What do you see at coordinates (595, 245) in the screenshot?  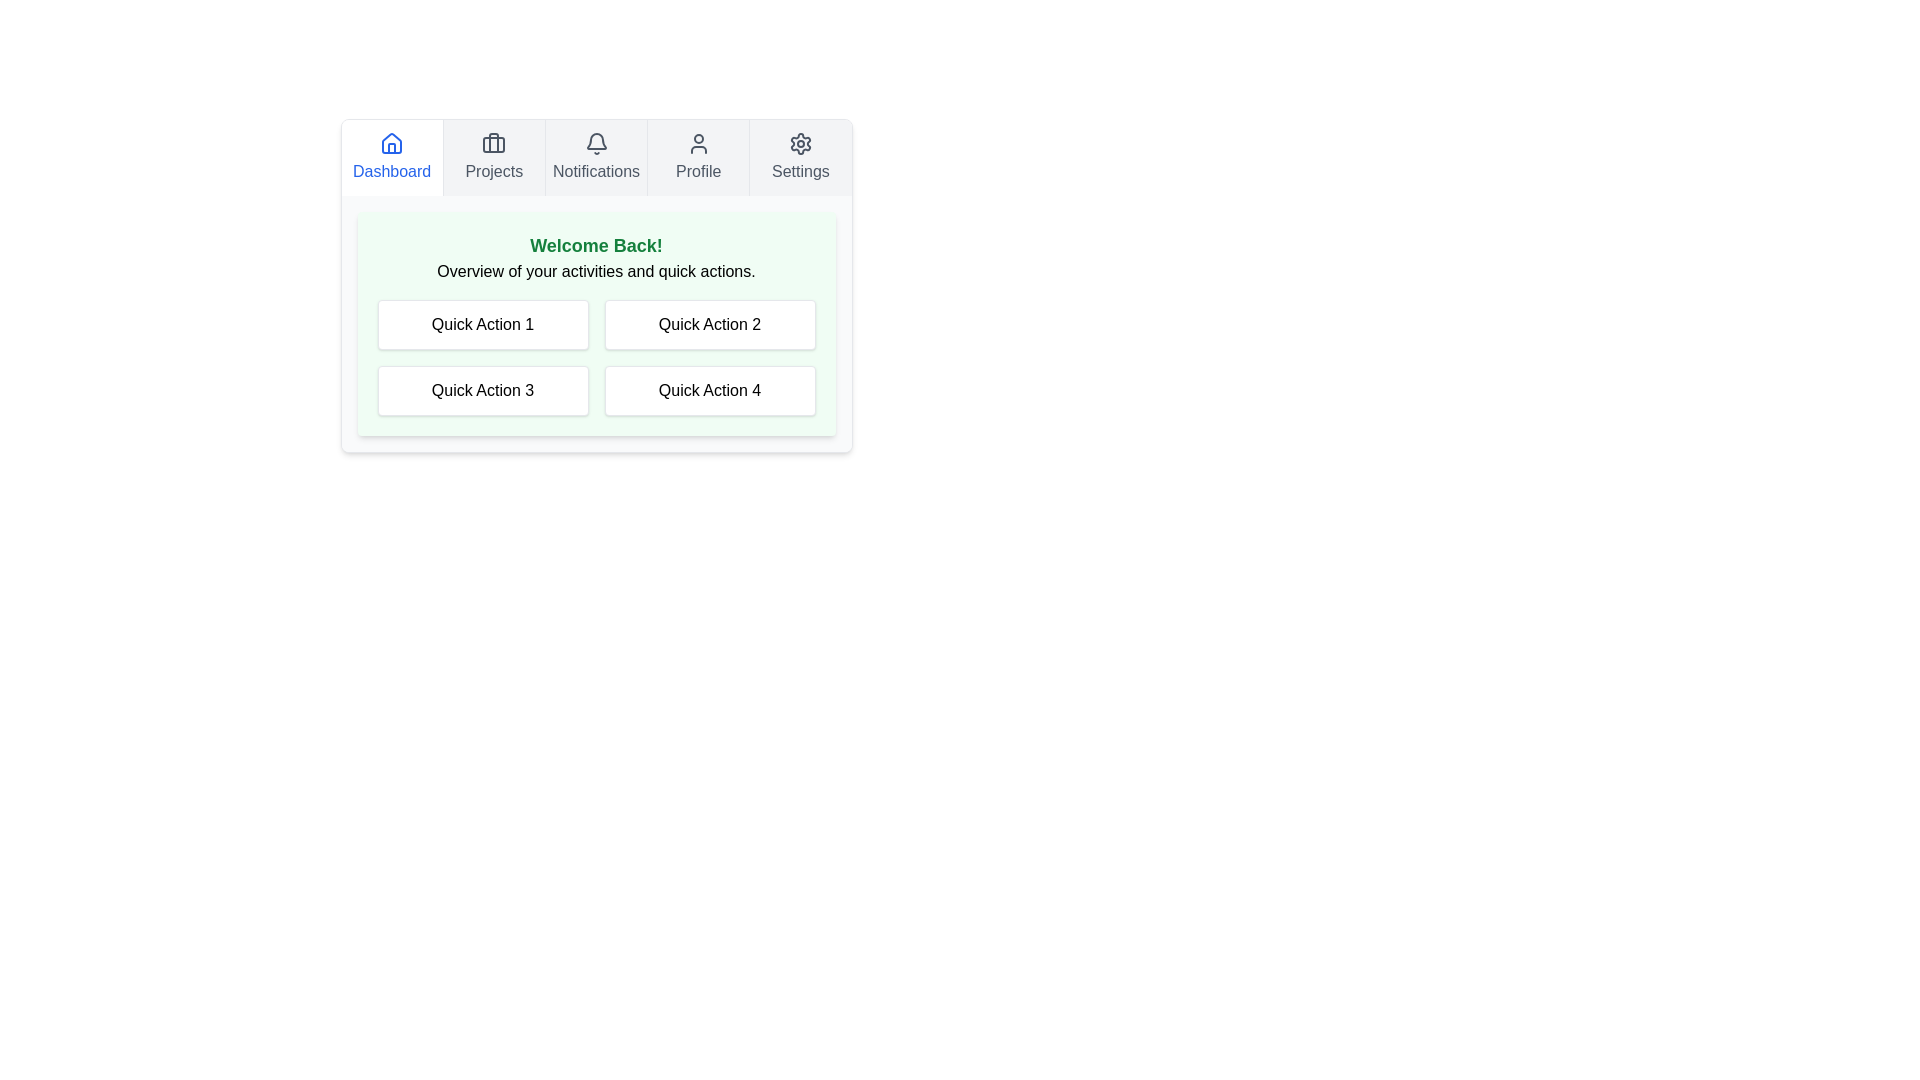 I see `the welcoming Text header that indicates the start of the dashboard section` at bounding box center [595, 245].